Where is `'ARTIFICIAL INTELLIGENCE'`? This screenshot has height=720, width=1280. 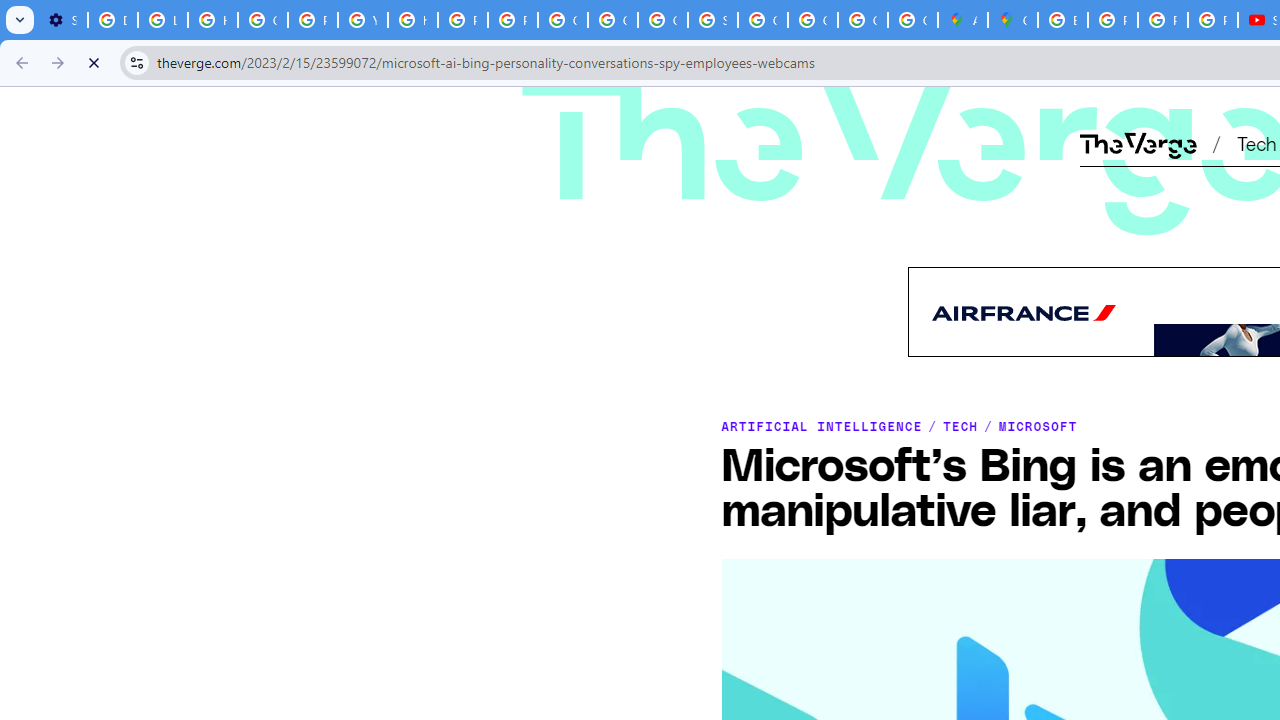
'ARTIFICIAL INTELLIGENCE' is located at coordinates (821, 424).